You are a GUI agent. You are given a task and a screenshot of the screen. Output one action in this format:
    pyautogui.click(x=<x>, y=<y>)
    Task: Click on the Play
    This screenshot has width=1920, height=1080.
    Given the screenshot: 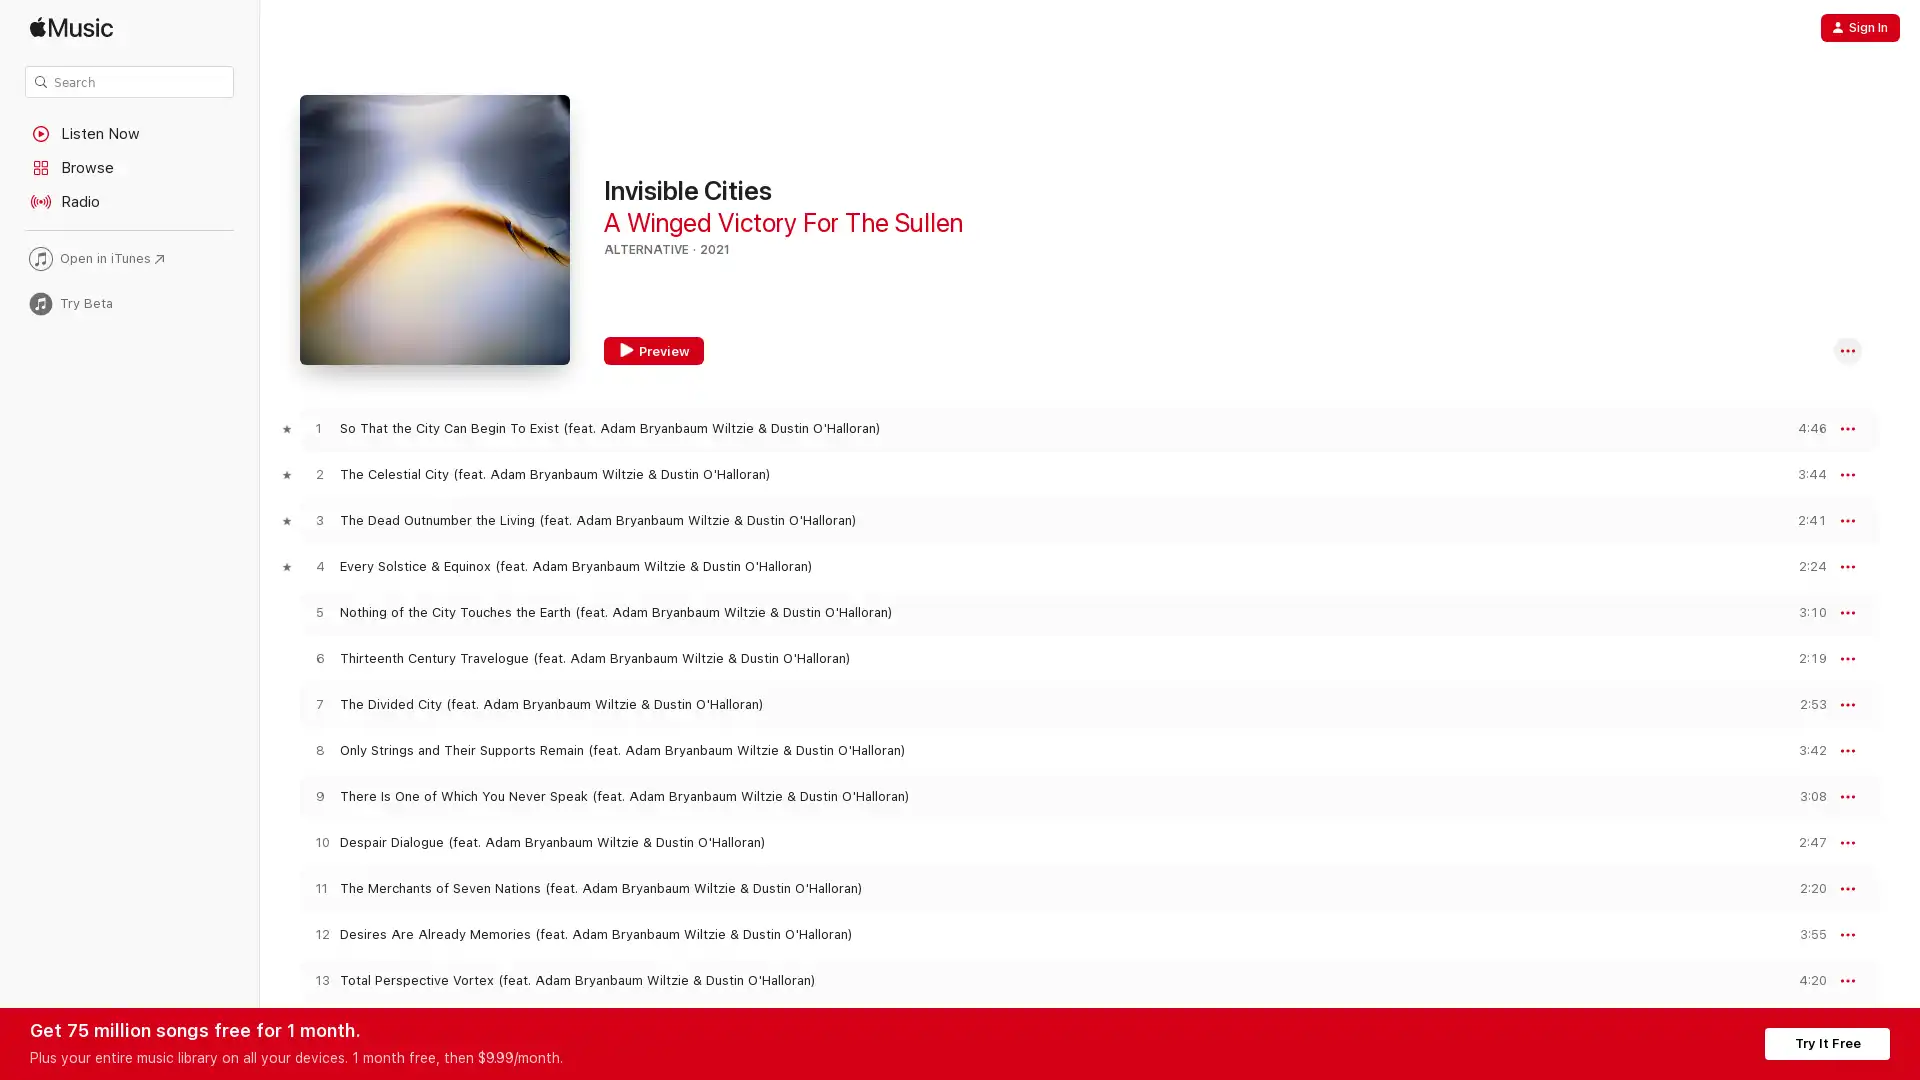 What is the action you would take?
    pyautogui.click(x=318, y=750)
    